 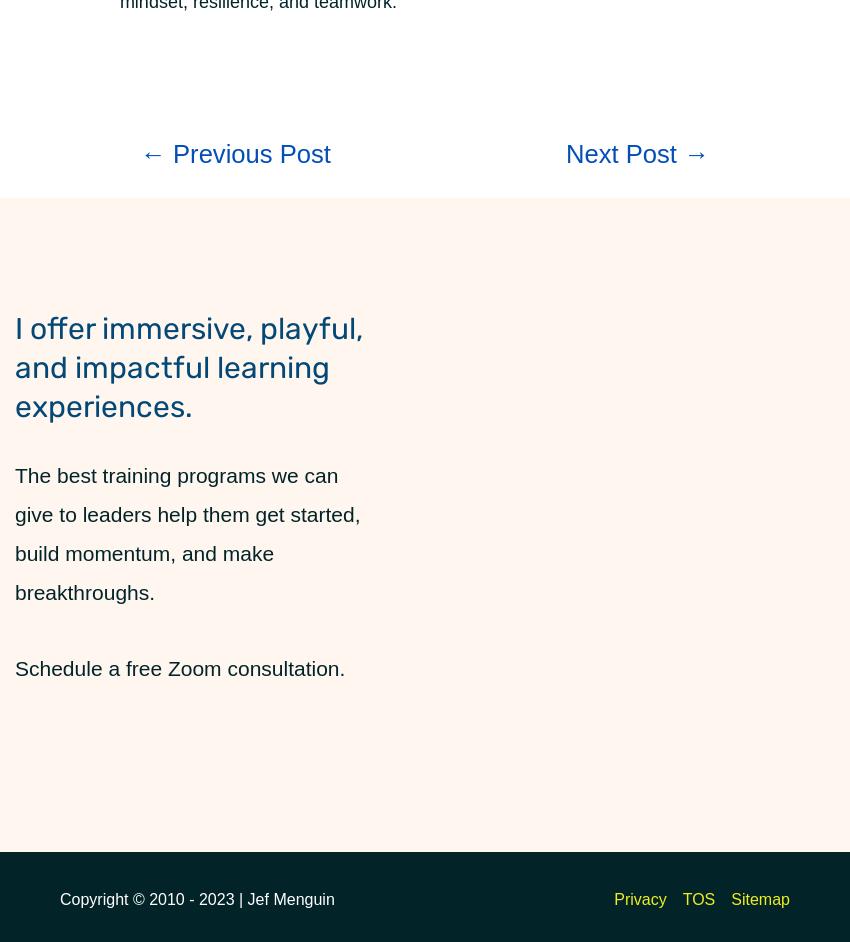 I want to click on 'TOS', so click(x=681, y=898).